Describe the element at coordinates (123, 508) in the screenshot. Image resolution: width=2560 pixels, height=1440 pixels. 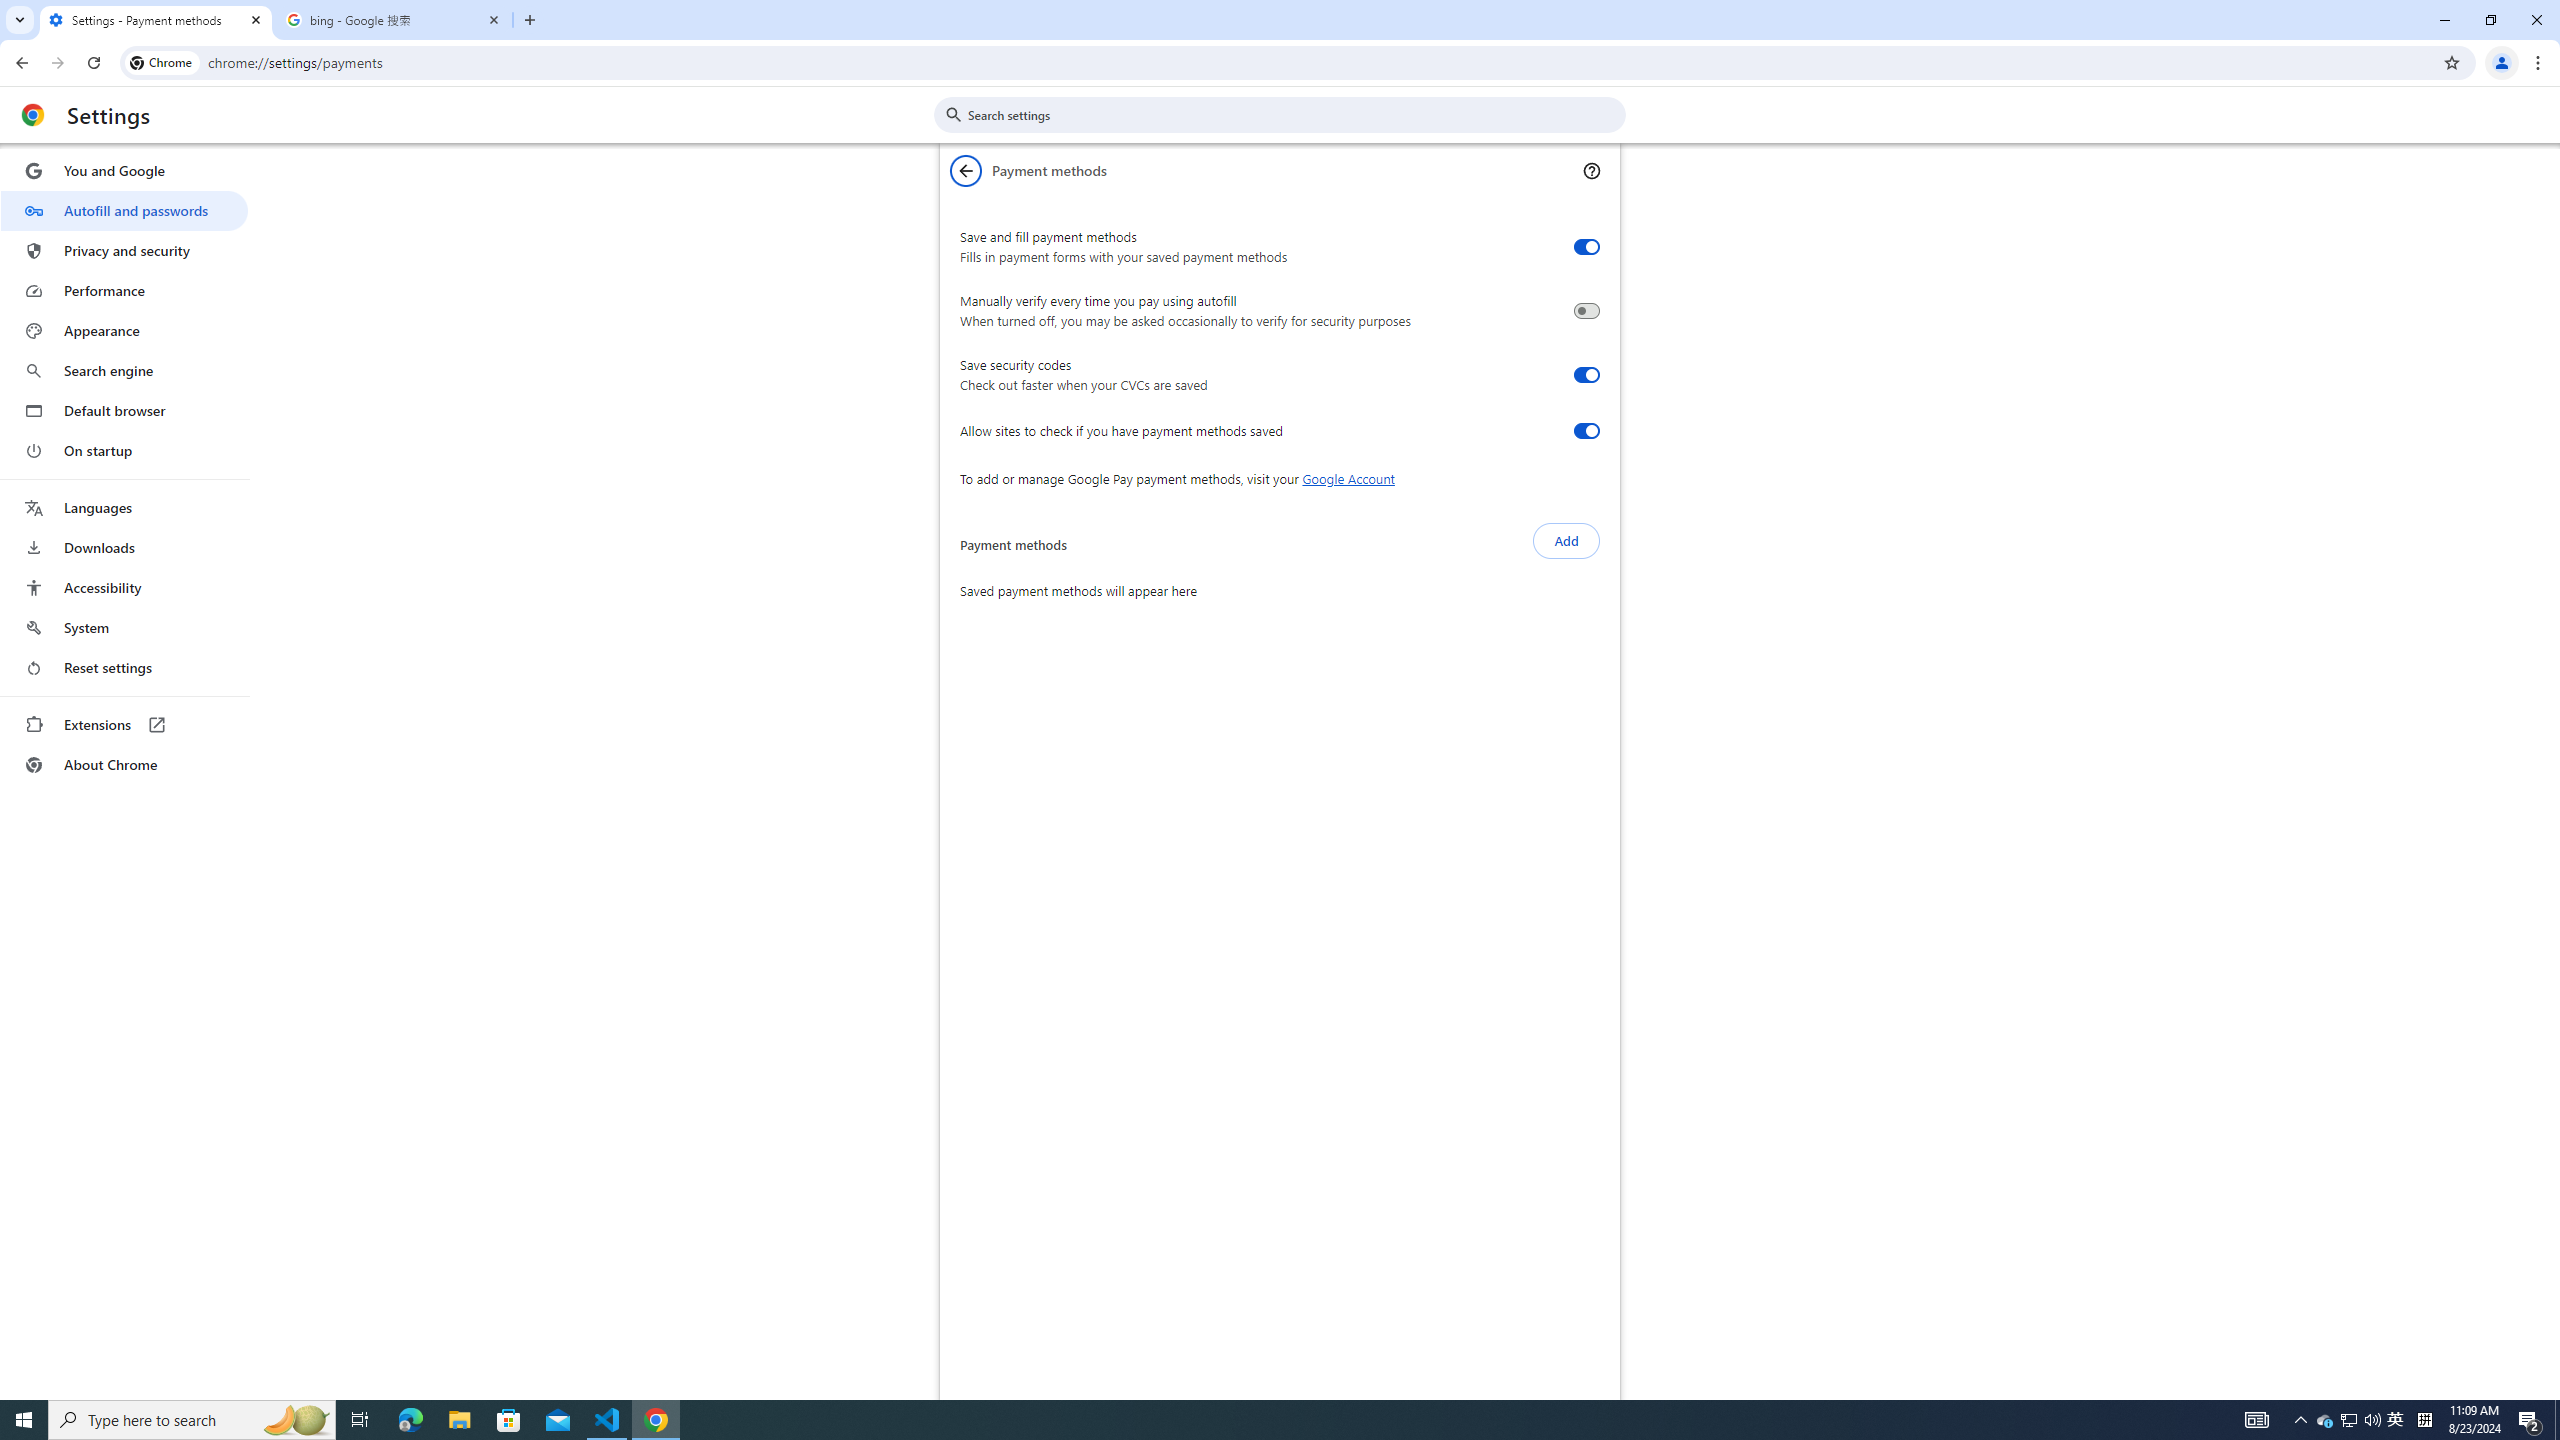
I see `'Languages'` at that location.